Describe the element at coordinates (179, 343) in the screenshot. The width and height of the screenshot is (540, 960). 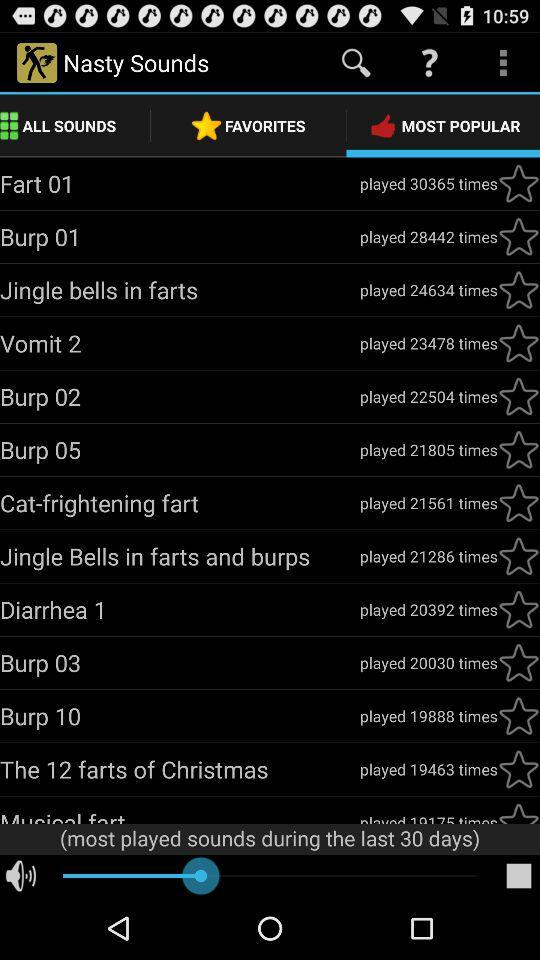
I see `item to the left of the played 23478 times icon` at that location.